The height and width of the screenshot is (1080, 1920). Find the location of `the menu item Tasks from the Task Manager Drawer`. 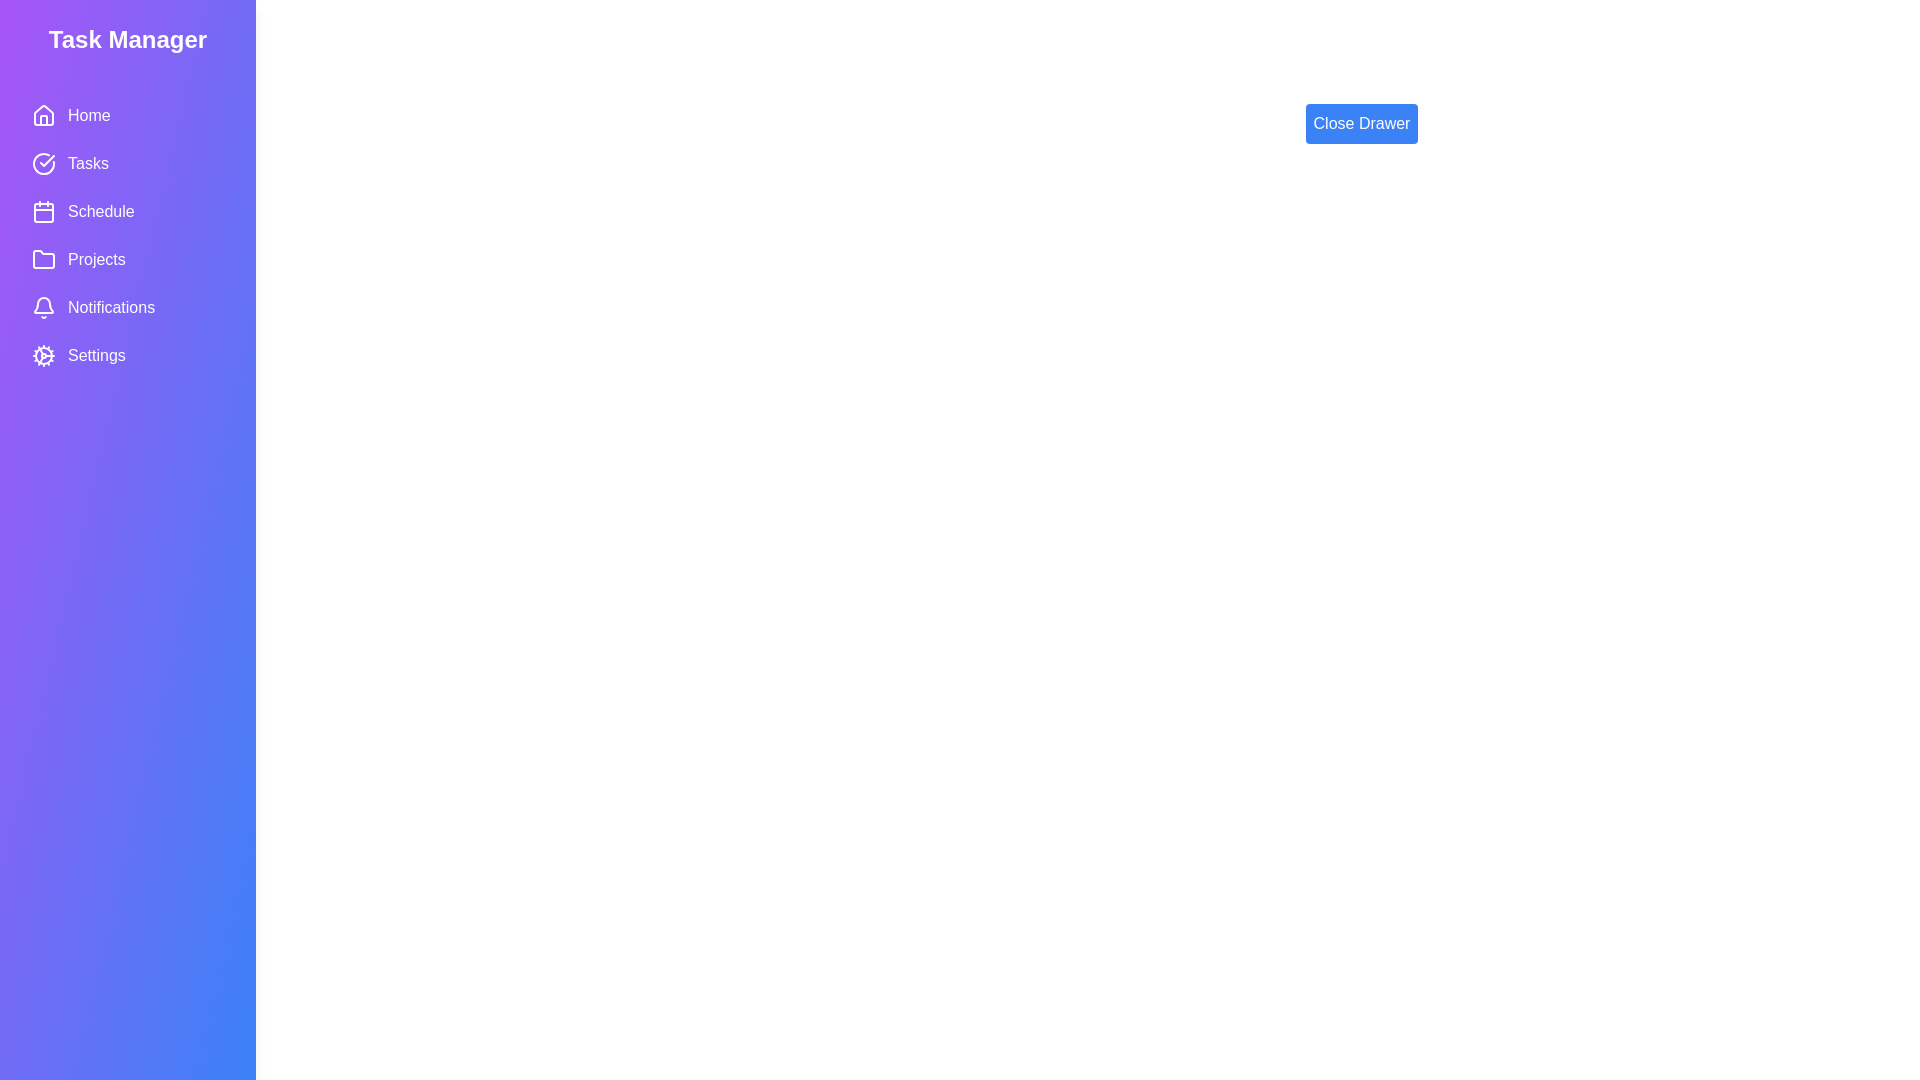

the menu item Tasks from the Task Manager Drawer is located at coordinates (127, 163).